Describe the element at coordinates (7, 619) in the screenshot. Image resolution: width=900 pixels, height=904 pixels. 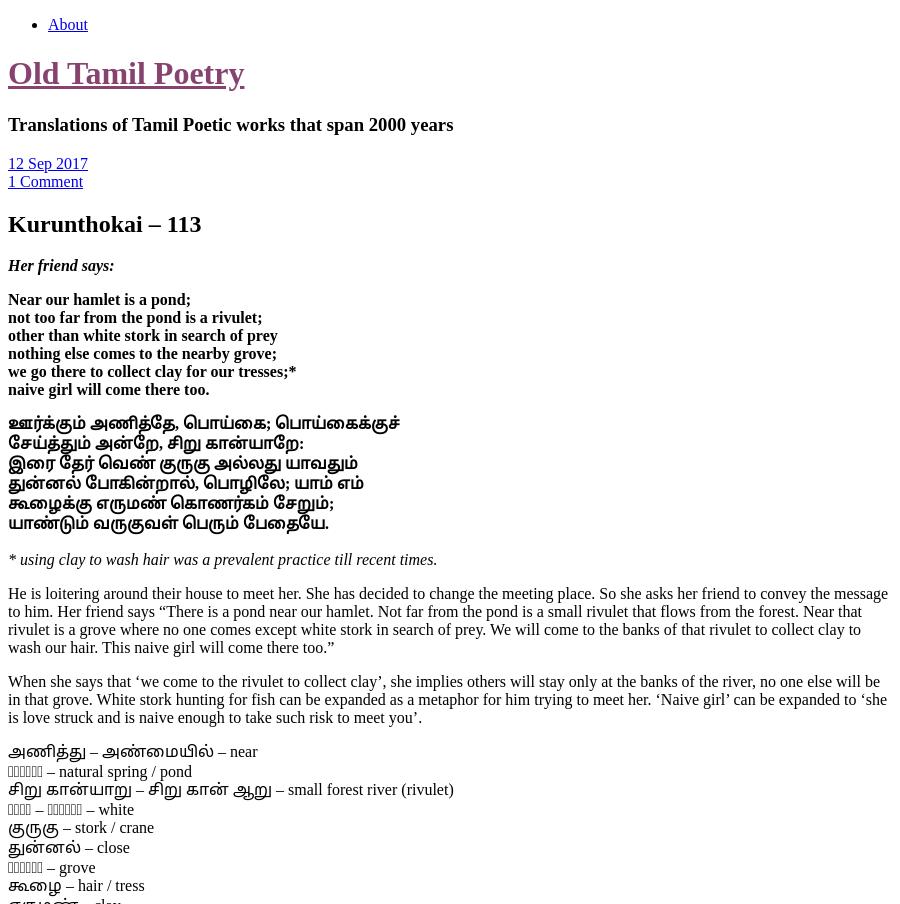
I see `'He is loitering around their house to meet her. She has decided to change the meeting place. So she asks her friend to convey the message to him. Her friend says “There is a pond near our hamlet. Not far from the pond is a small rivulet that flows from the forest. Near that rivulet is a grove where no one comes except white stork in search of prey. We will come to the banks of that rivulet to collect clay to wash our hair. This naive girl will come there too.”'` at that location.